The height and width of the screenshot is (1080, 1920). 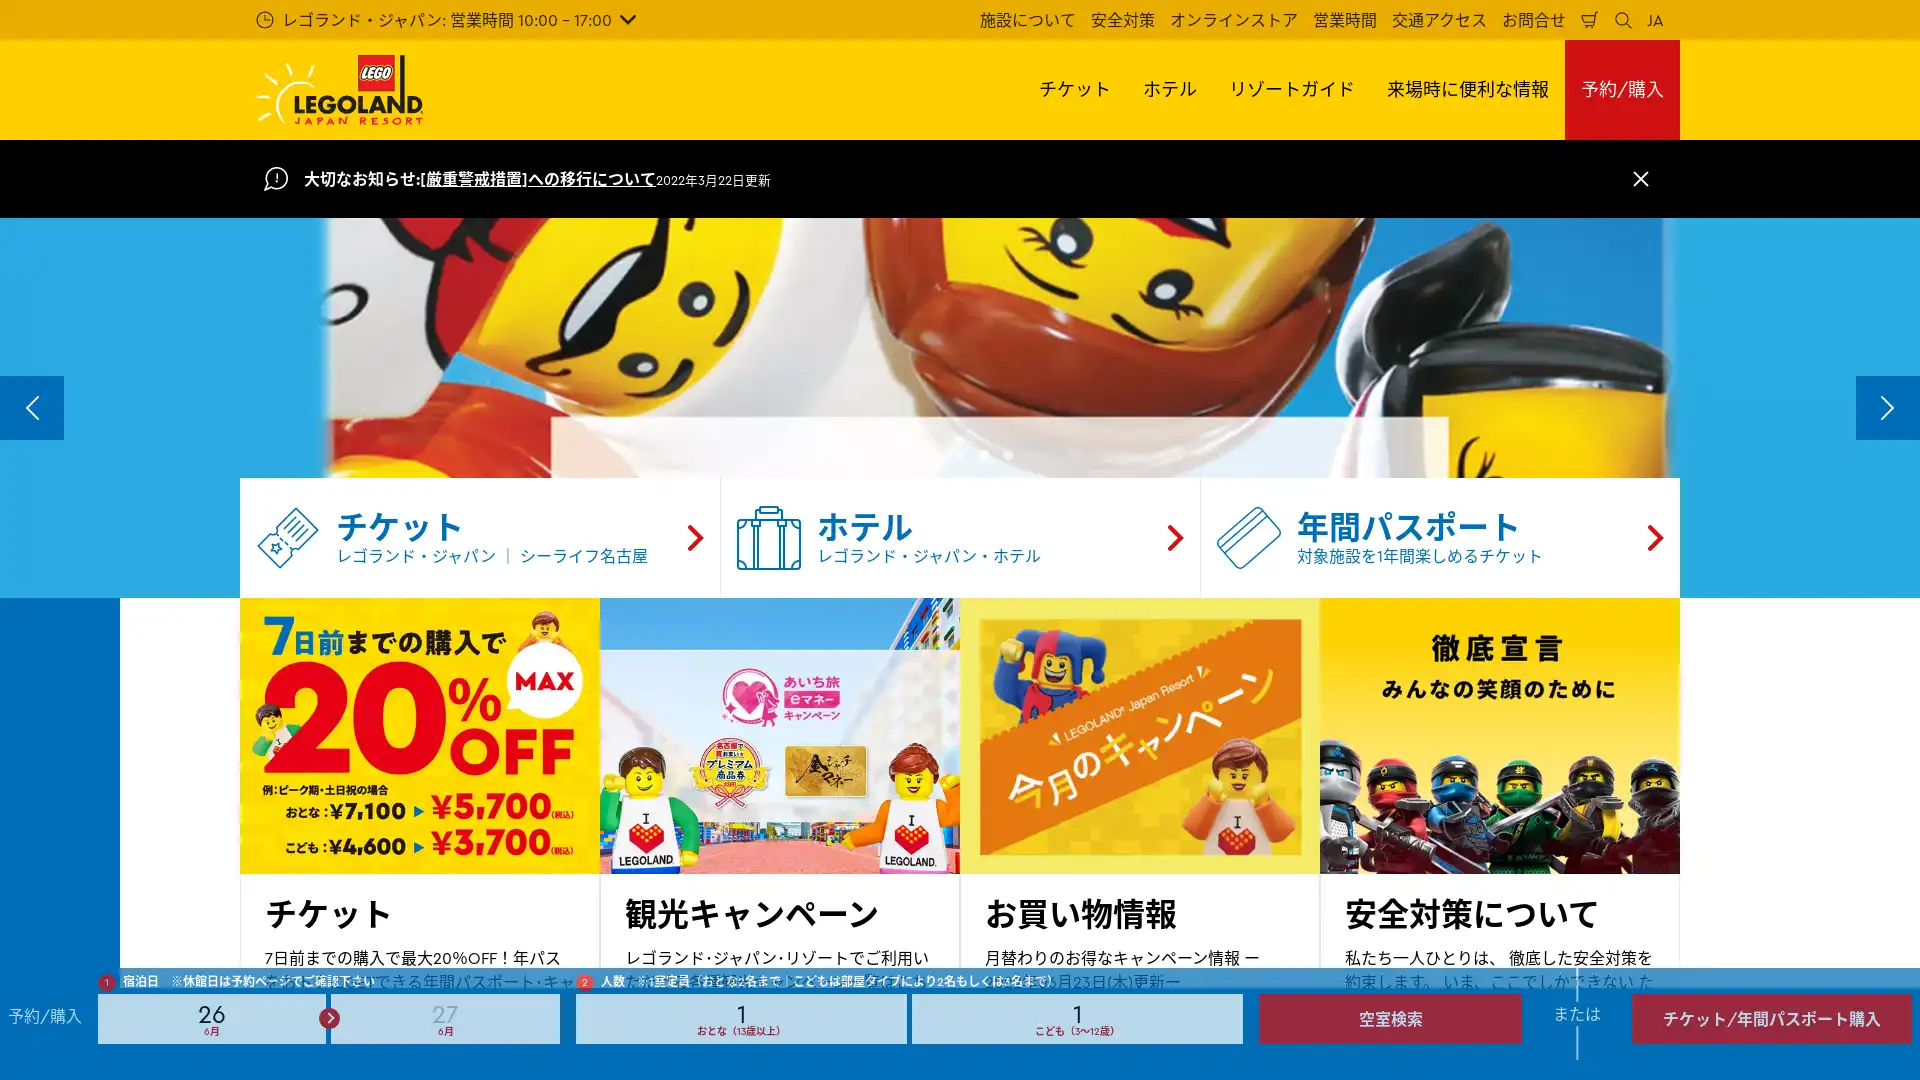 I want to click on /, so click(x=1622, y=88).